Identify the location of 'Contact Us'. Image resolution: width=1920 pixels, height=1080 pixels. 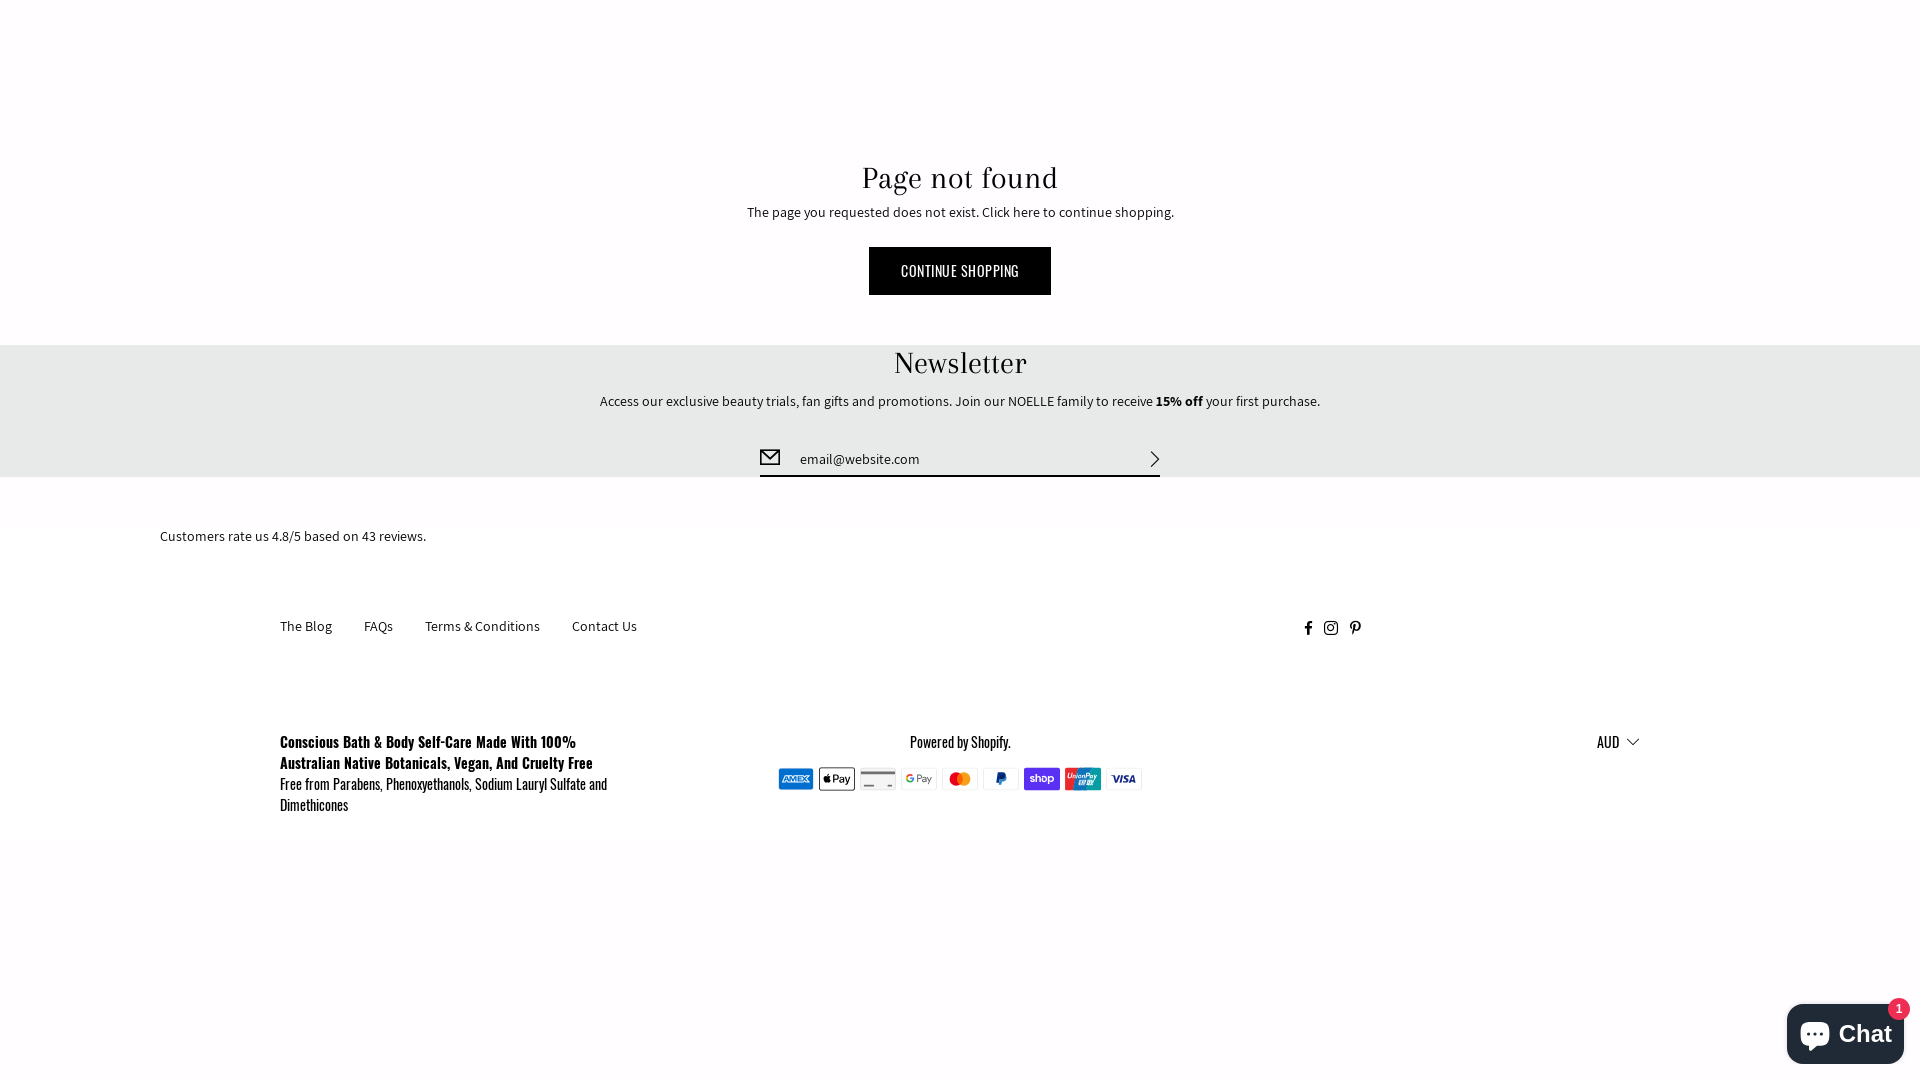
(570, 624).